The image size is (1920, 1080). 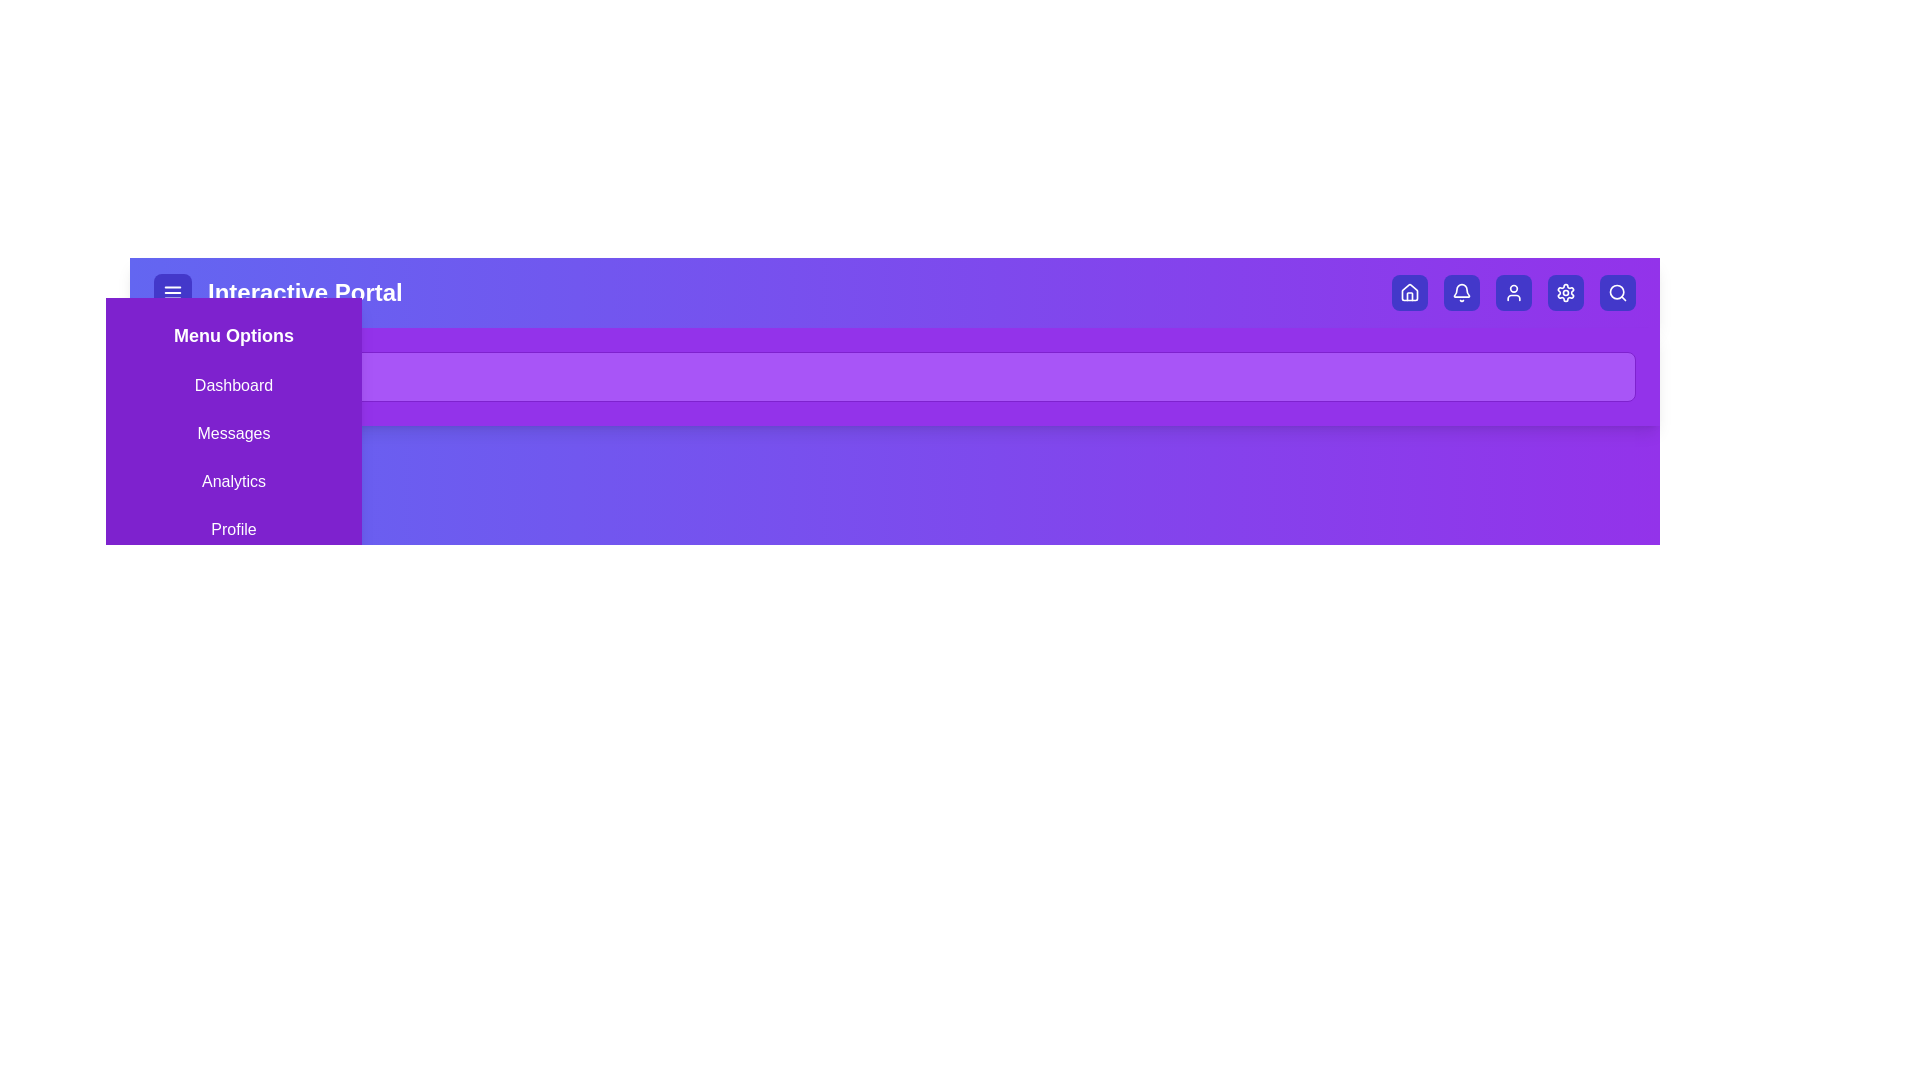 I want to click on the search bar and input the text 'example query', so click(x=893, y=377).